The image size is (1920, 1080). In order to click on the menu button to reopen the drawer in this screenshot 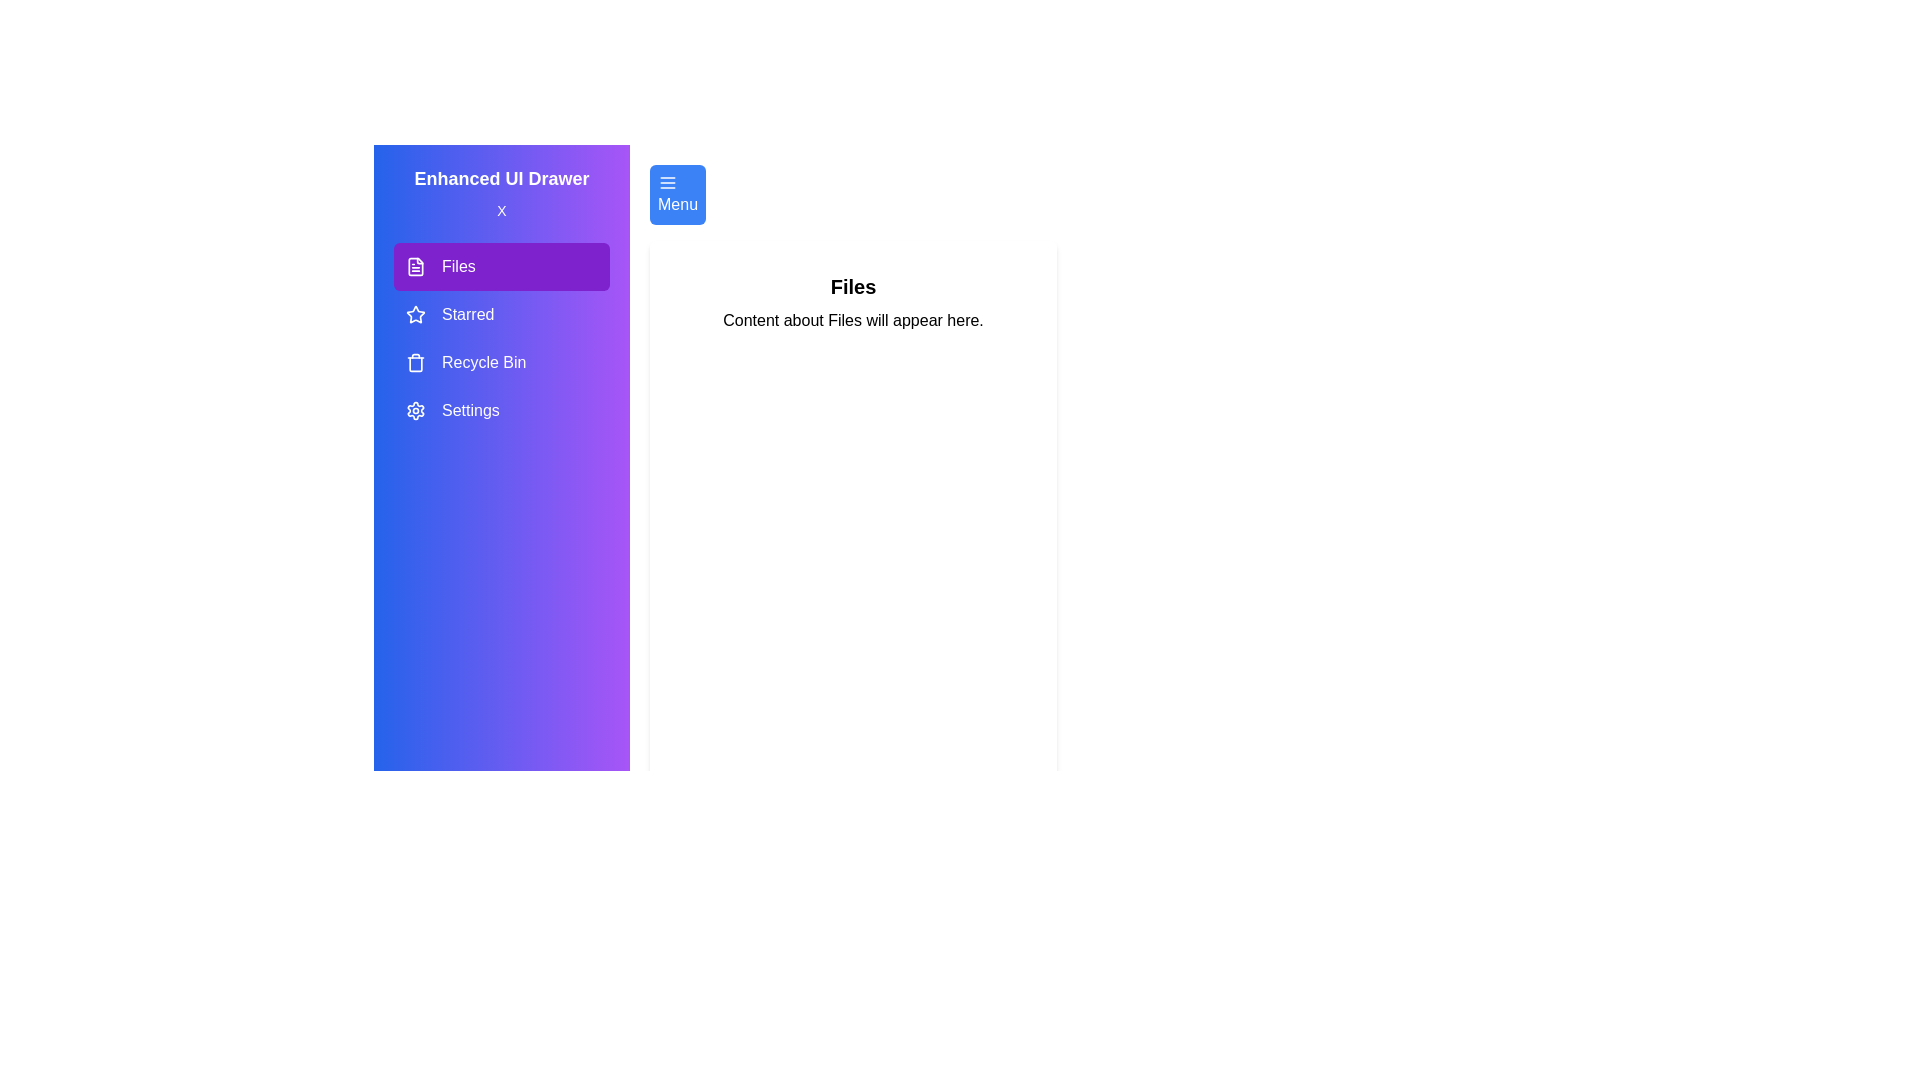, I will do `click(677, 195)`.